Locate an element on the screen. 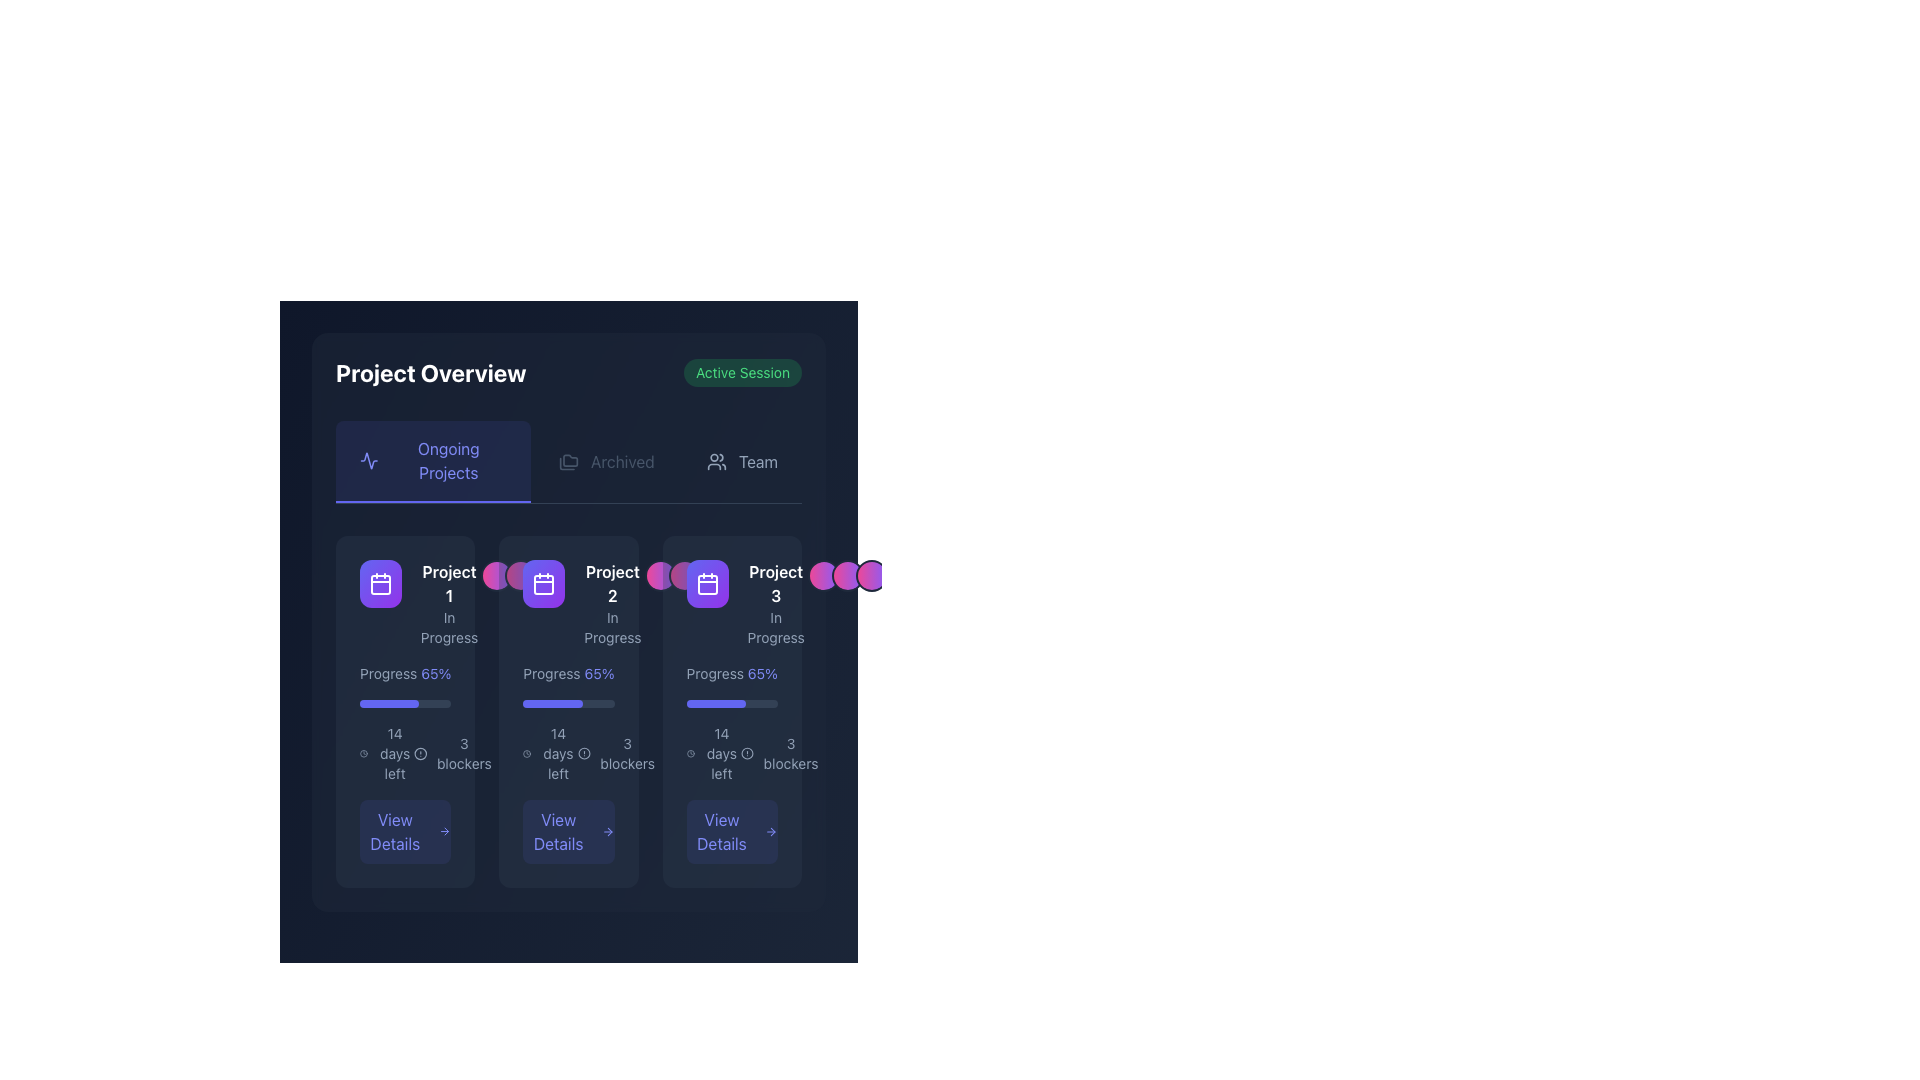 The width and height of the screenshot is (1920, 1080). the static text element displaying '14 days left' in the lower middle section of the first project card in the 'Ongoing Projects' view is located at coordinates (395, 753).